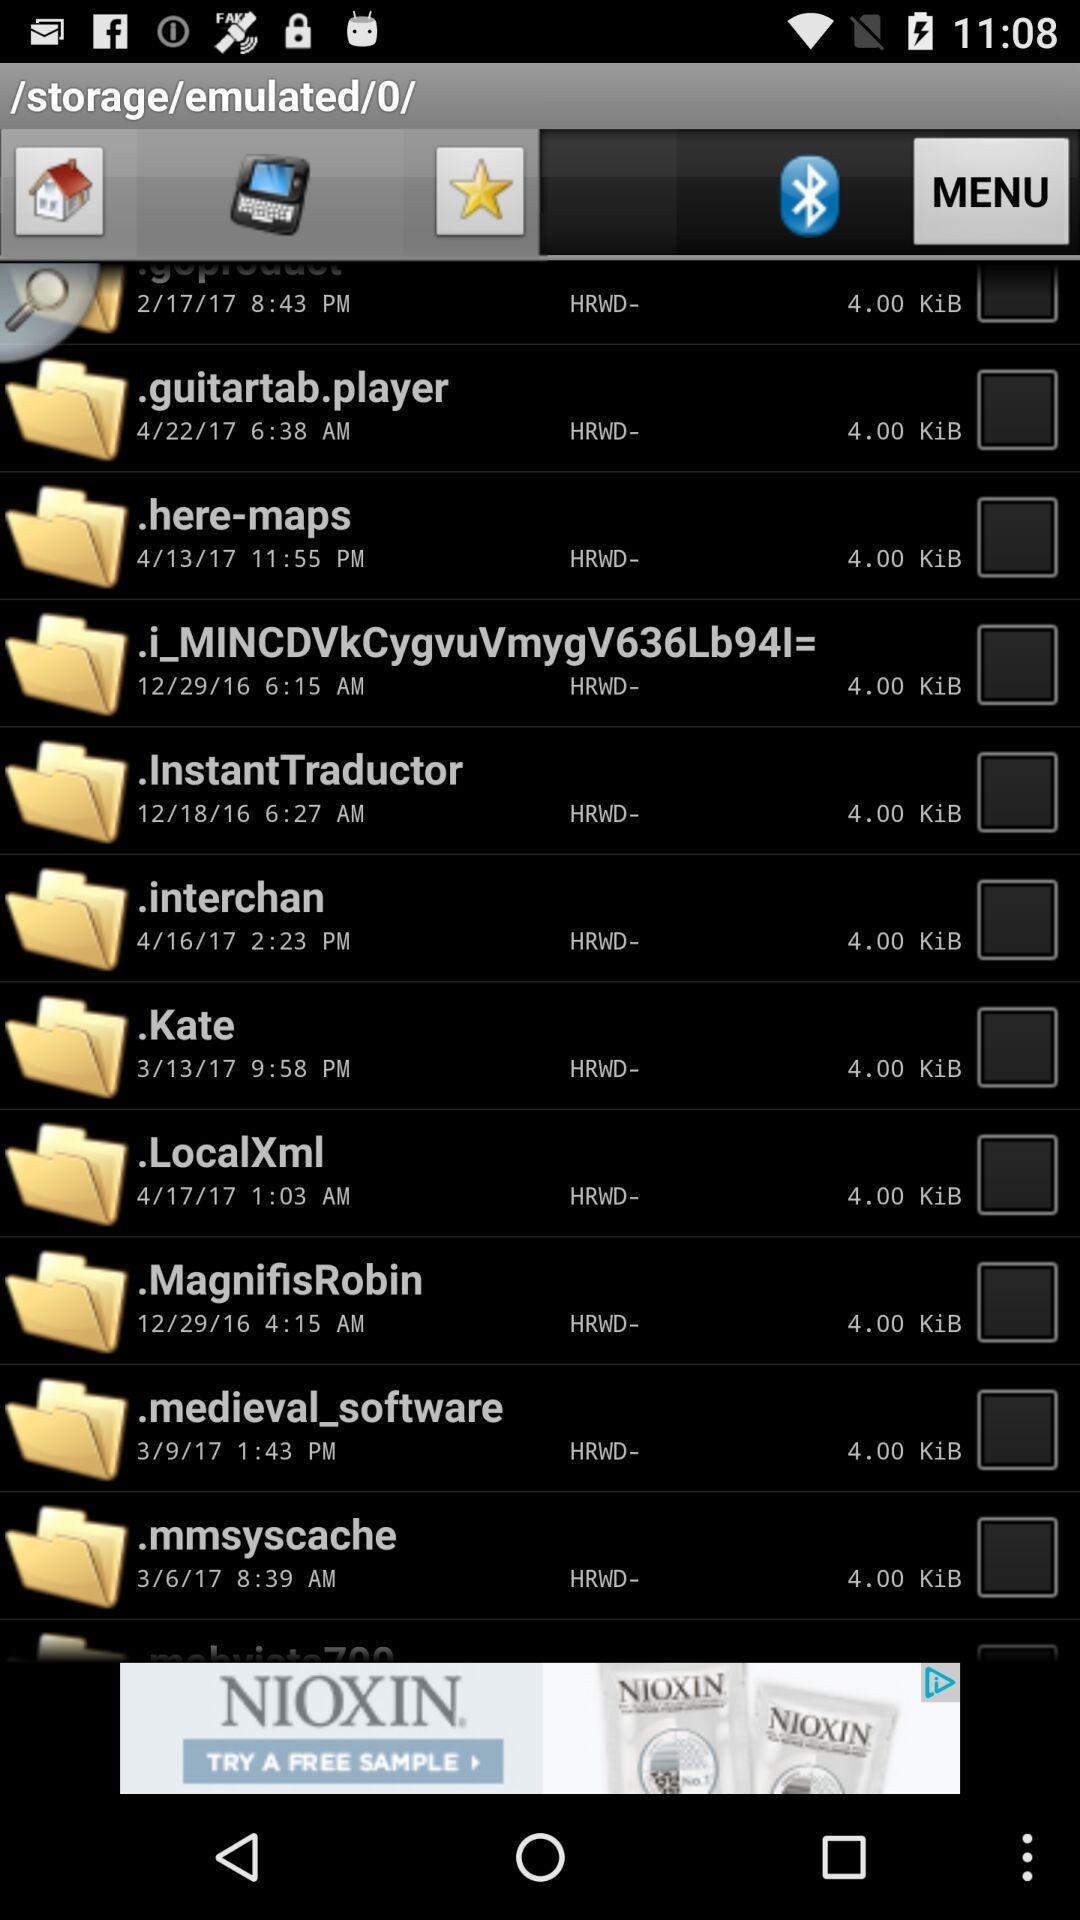 Image resolution: width=1080 pixels, height=1920 pixels. Describe the element at coordinates (58, 196) in the screenshot. I see `home option` at that location.